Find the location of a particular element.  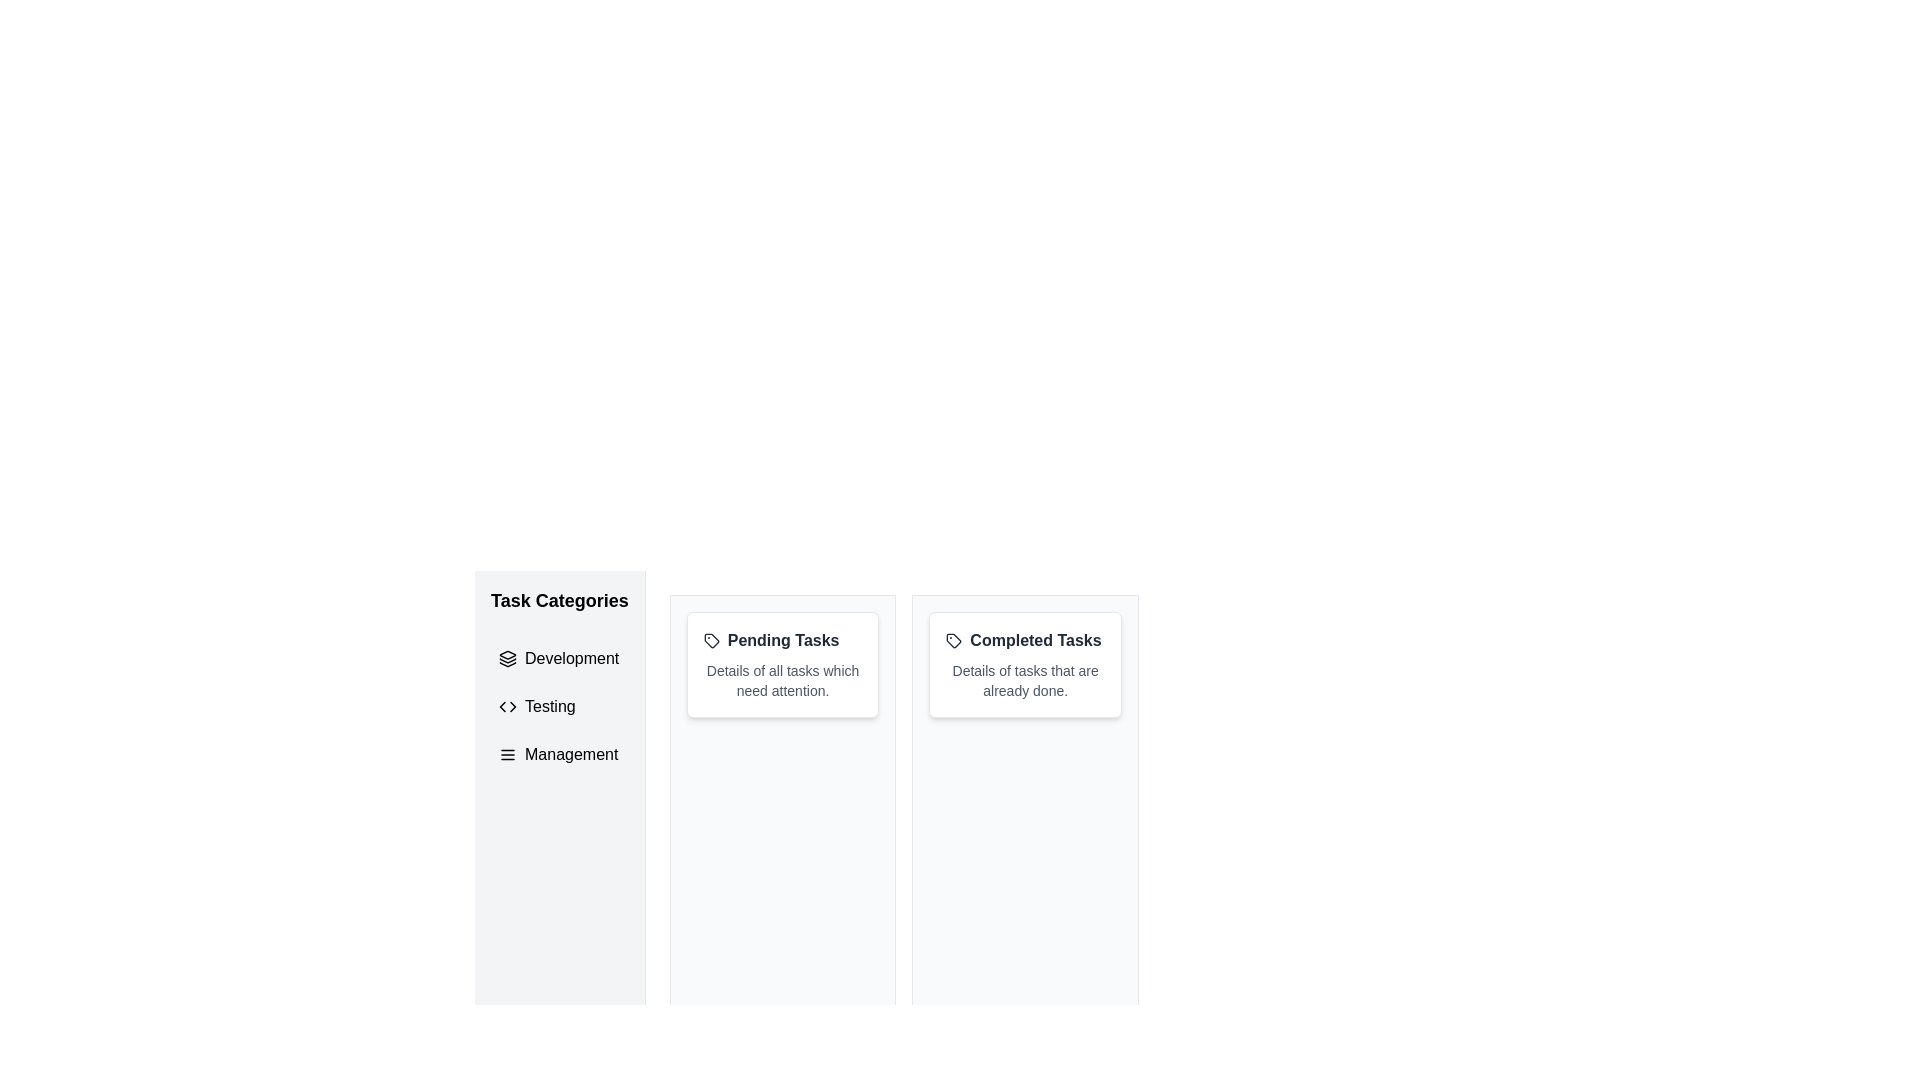

the right-pointing triangular arrowhead within the coding symbol icon located in the 'Testing' entry of the 'Task Categories' sidebar is located at coordinates (513, 705).